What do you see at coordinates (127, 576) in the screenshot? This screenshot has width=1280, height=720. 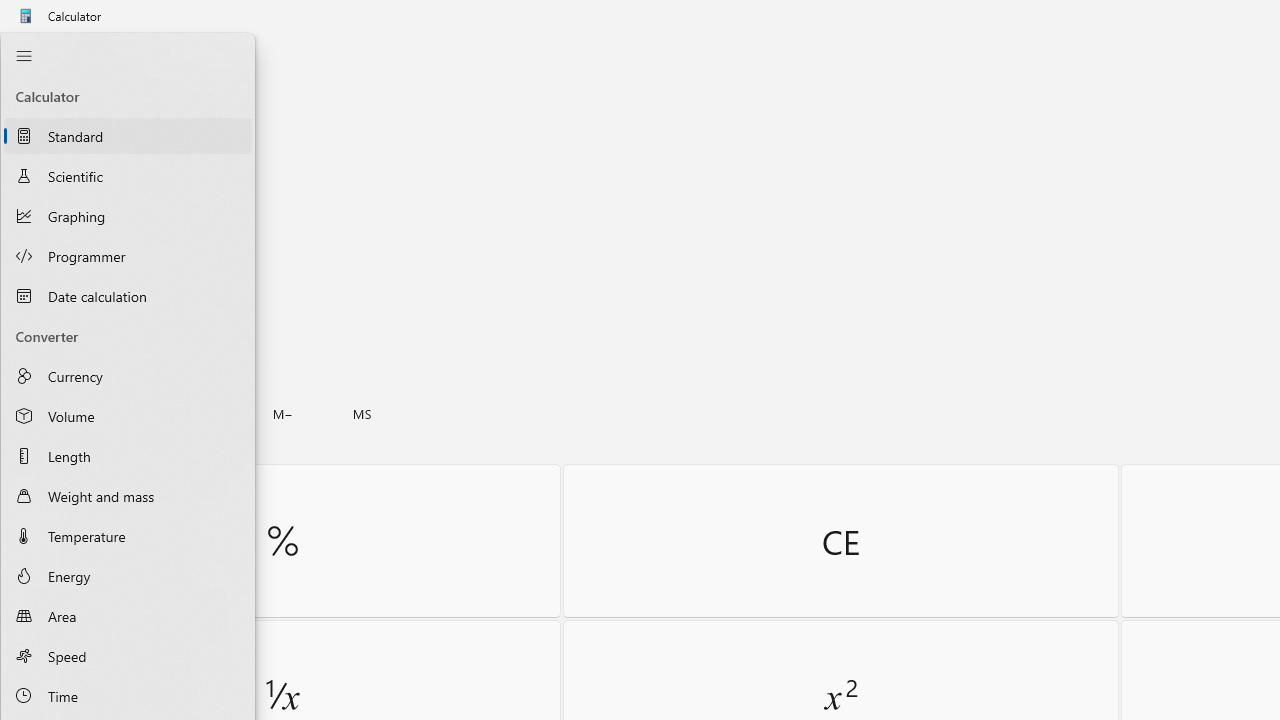 I see `'Energy Converter'` at bounding box center [127, 576].